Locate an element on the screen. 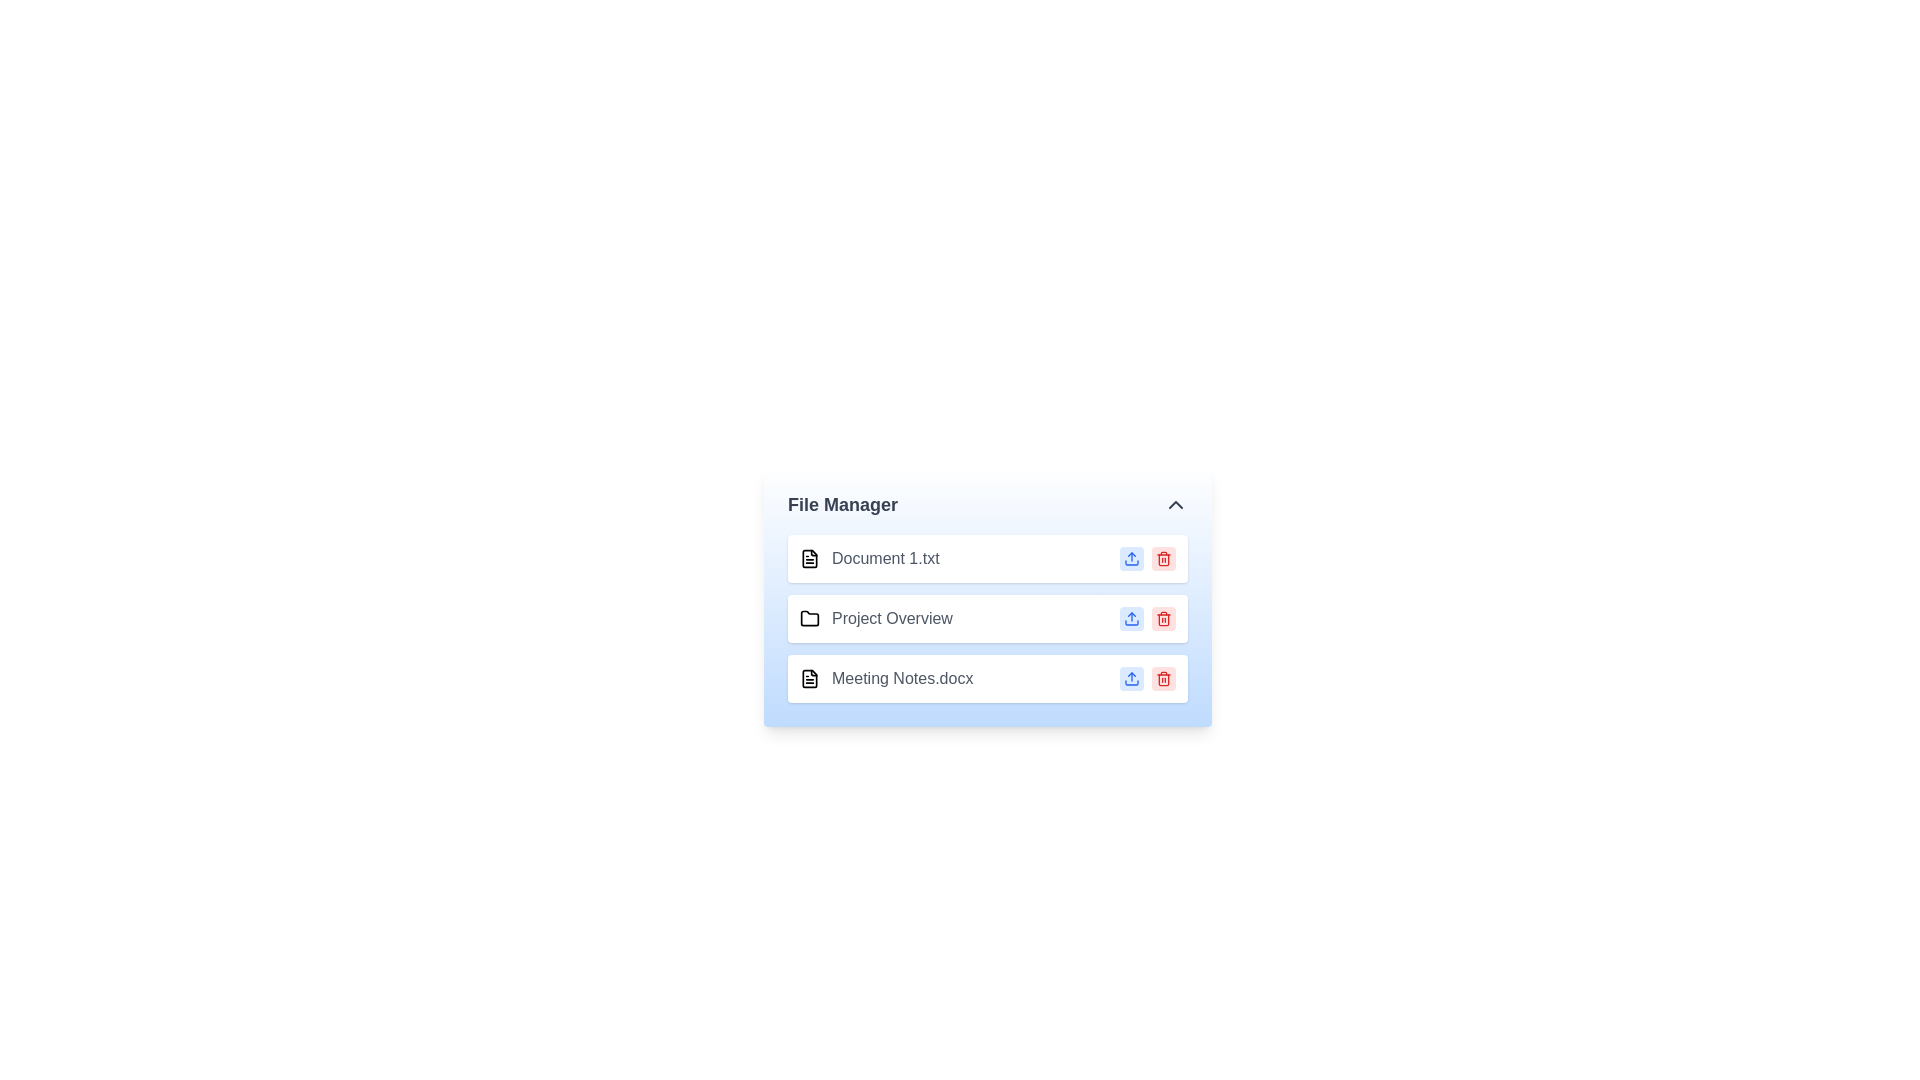 This screenshot has height=1080, width=1920. delete button next to the file or folder named Meeting Notes.docx is located at coordinates (1163, 677).